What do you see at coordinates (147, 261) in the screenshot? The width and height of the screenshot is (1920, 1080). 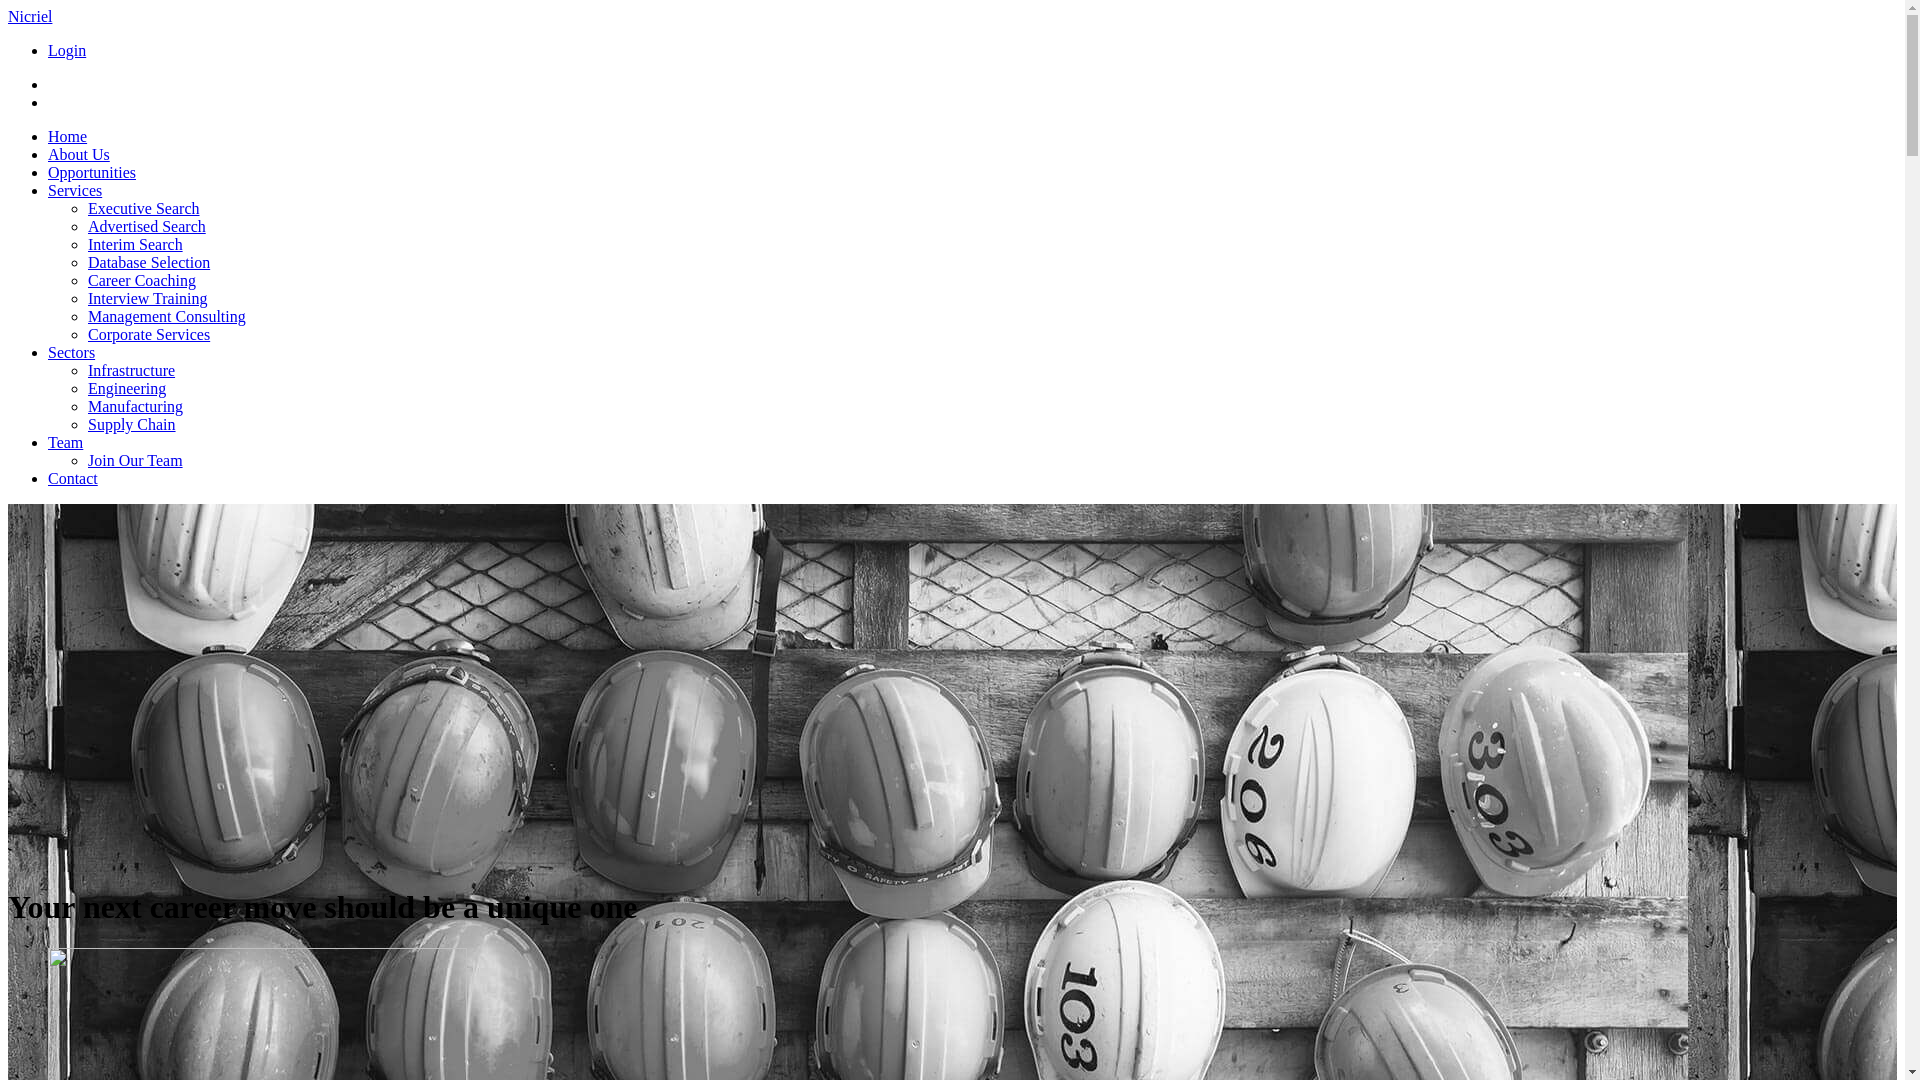 I see `'Database Selection'` at bounding box center [147, 261].